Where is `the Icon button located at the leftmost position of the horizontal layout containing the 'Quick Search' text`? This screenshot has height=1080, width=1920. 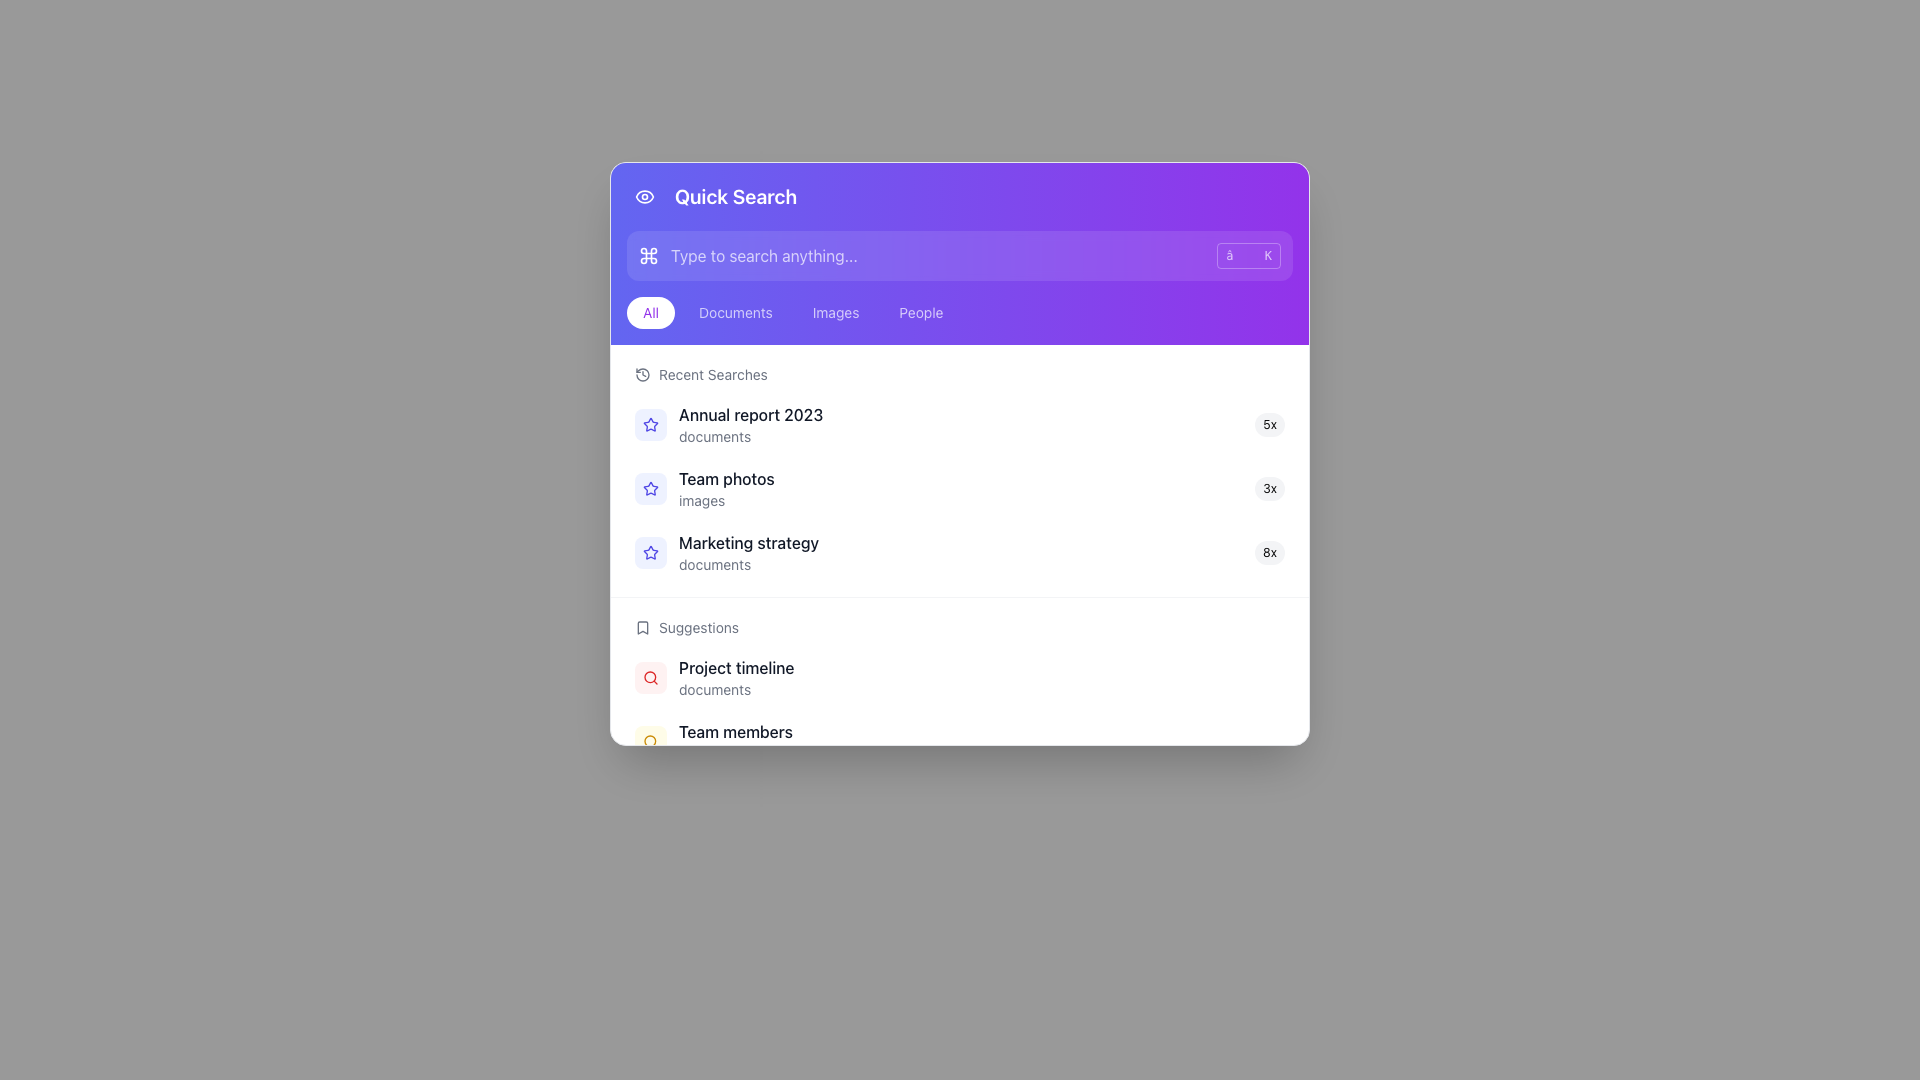 the Icon button located at the leftmost position of the horizontal layout containing the 'Quick Search' text is located at coordinates (644, 196).